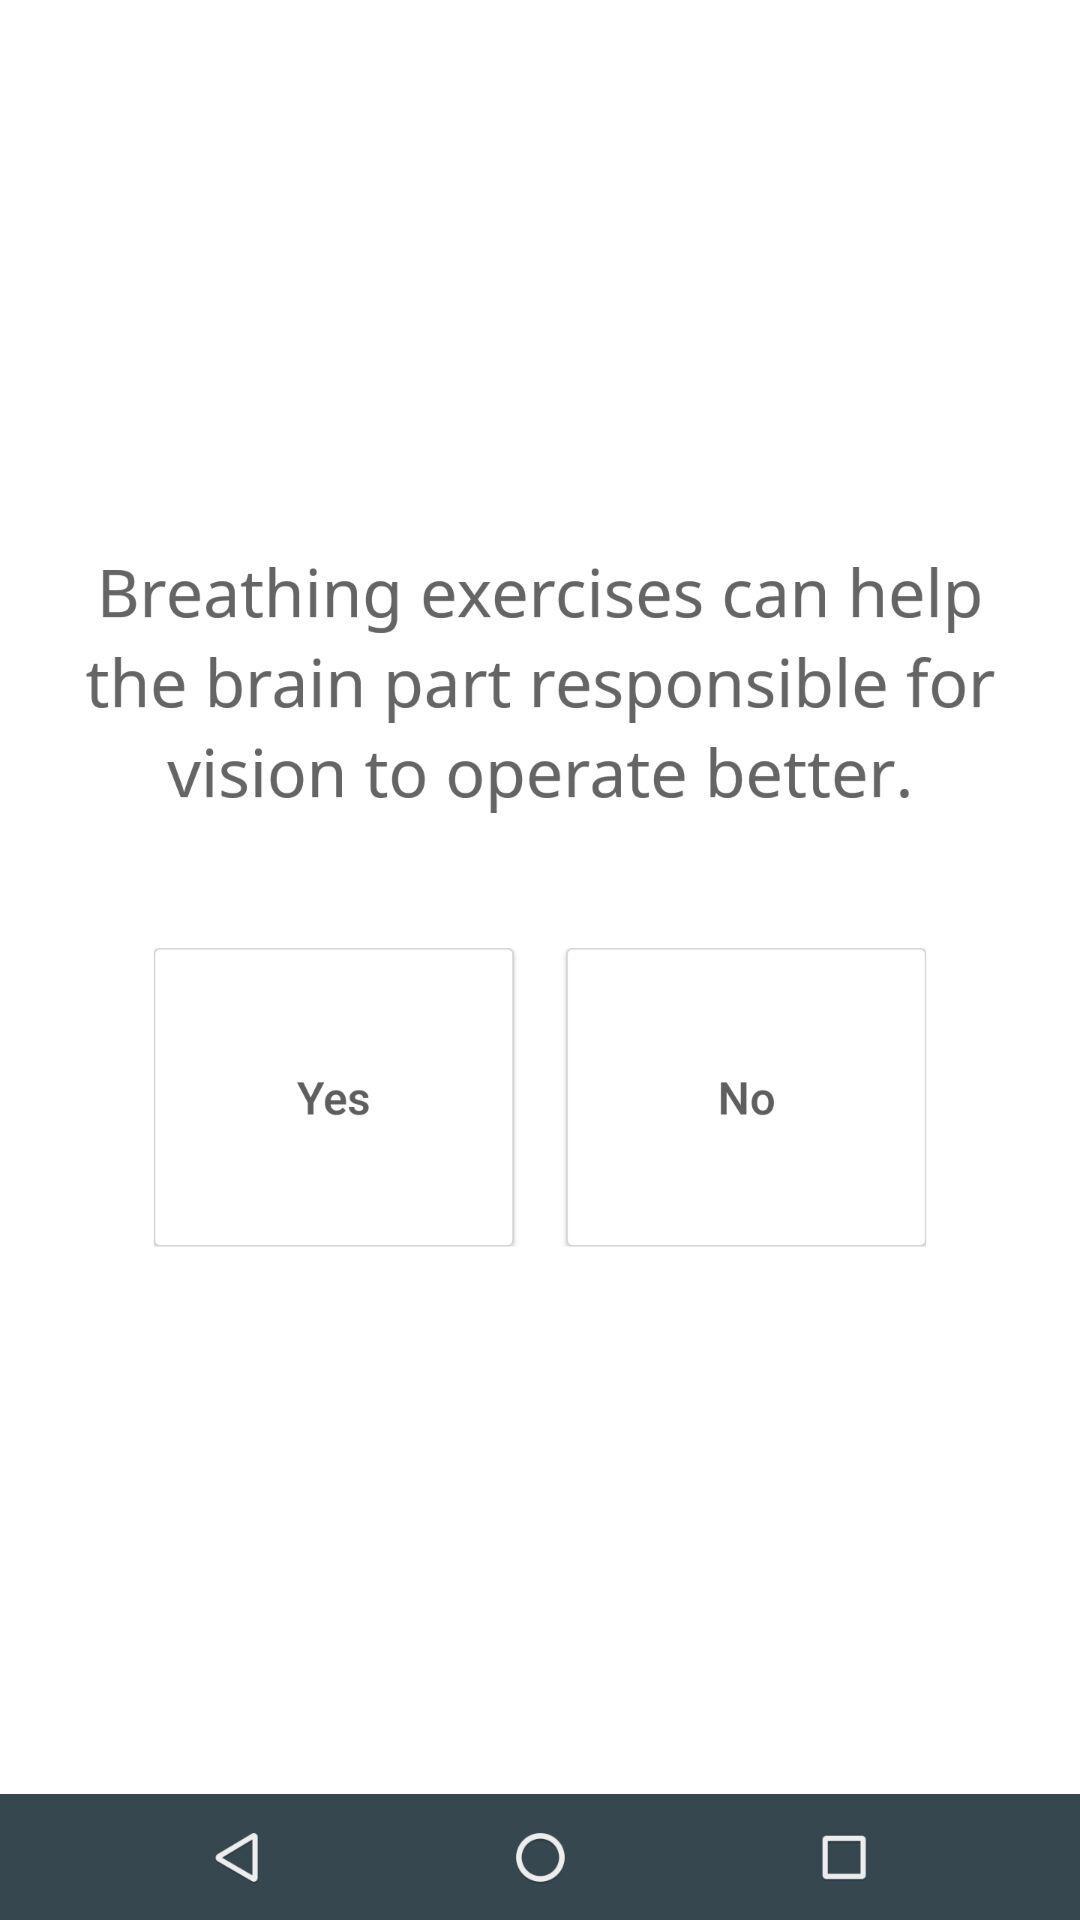 This screenshot has height=1920, width=1080. What do you see at coordinates (746, 1096) in the screenshot?
I see `the icon below the breathing exercises can item` at bounding box center [746, 1096].